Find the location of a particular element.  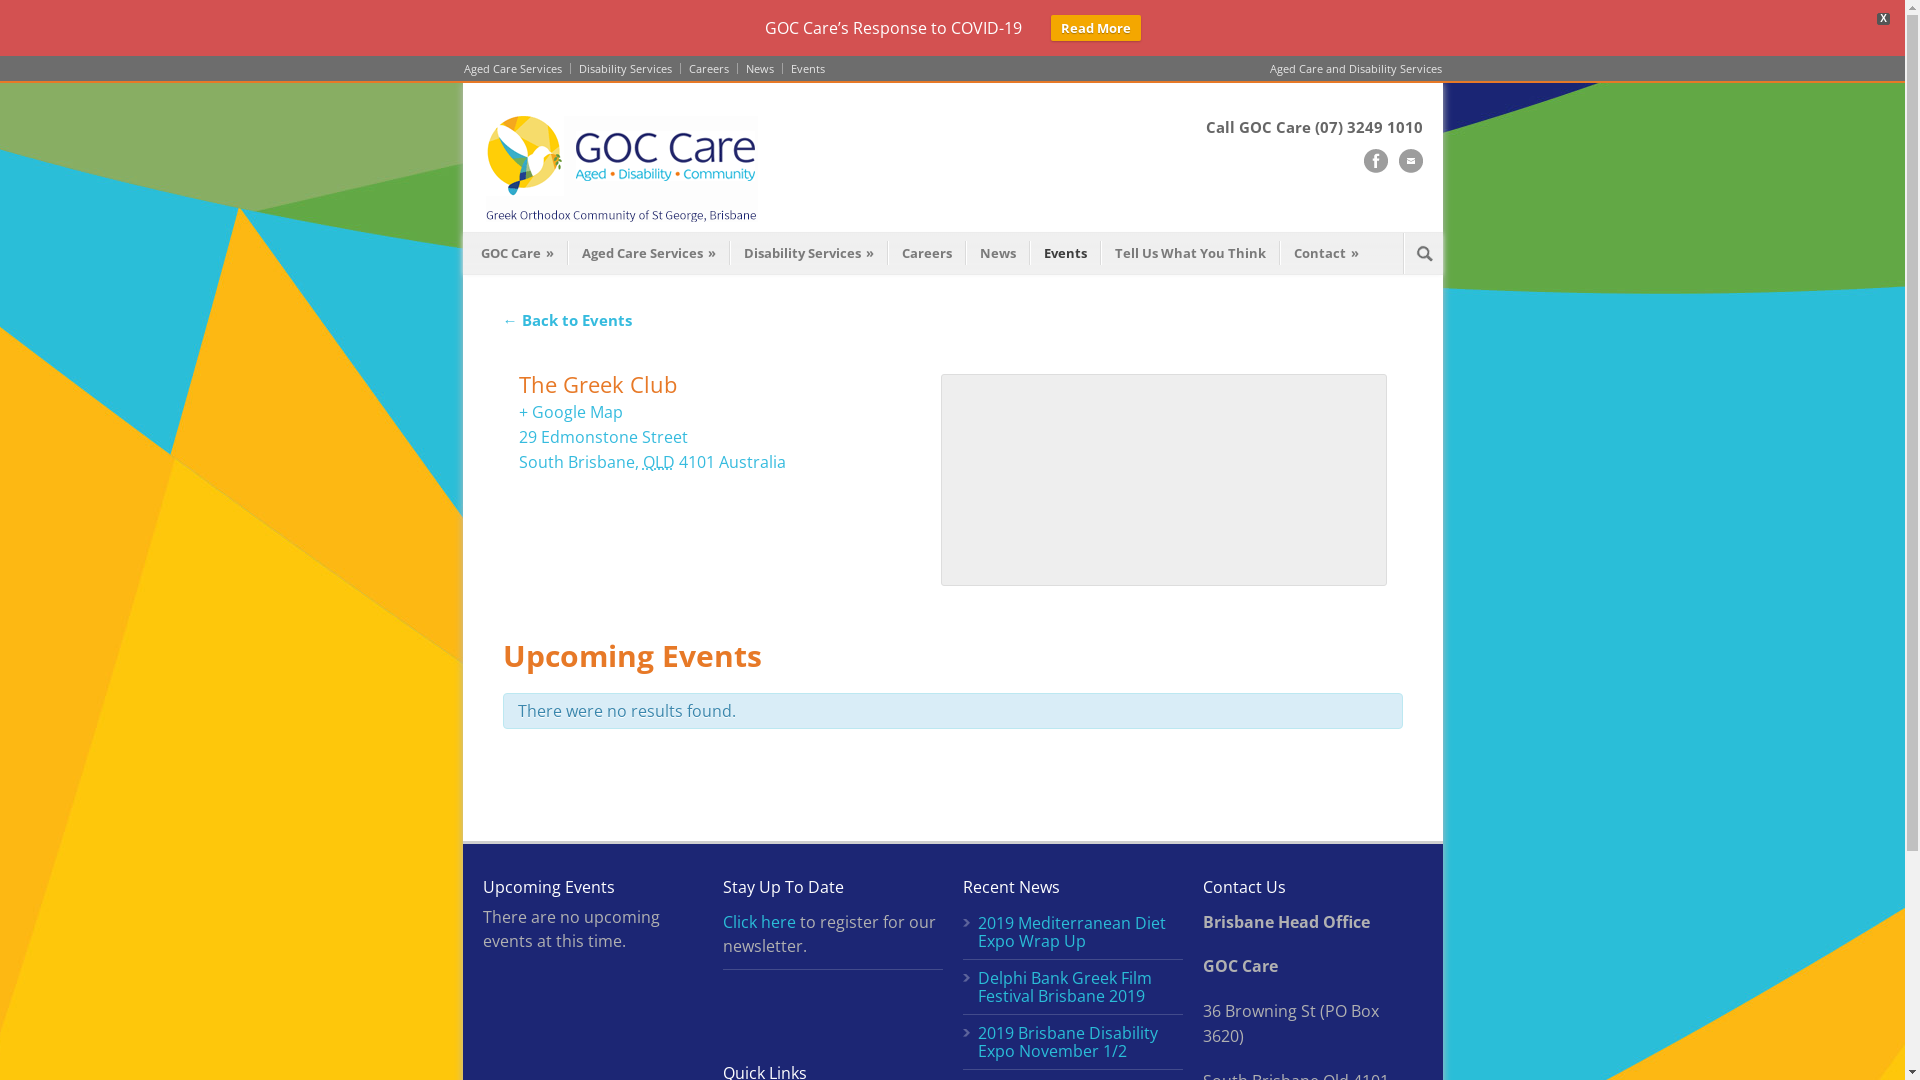

'Click here' is located at coordinates (757, 921).